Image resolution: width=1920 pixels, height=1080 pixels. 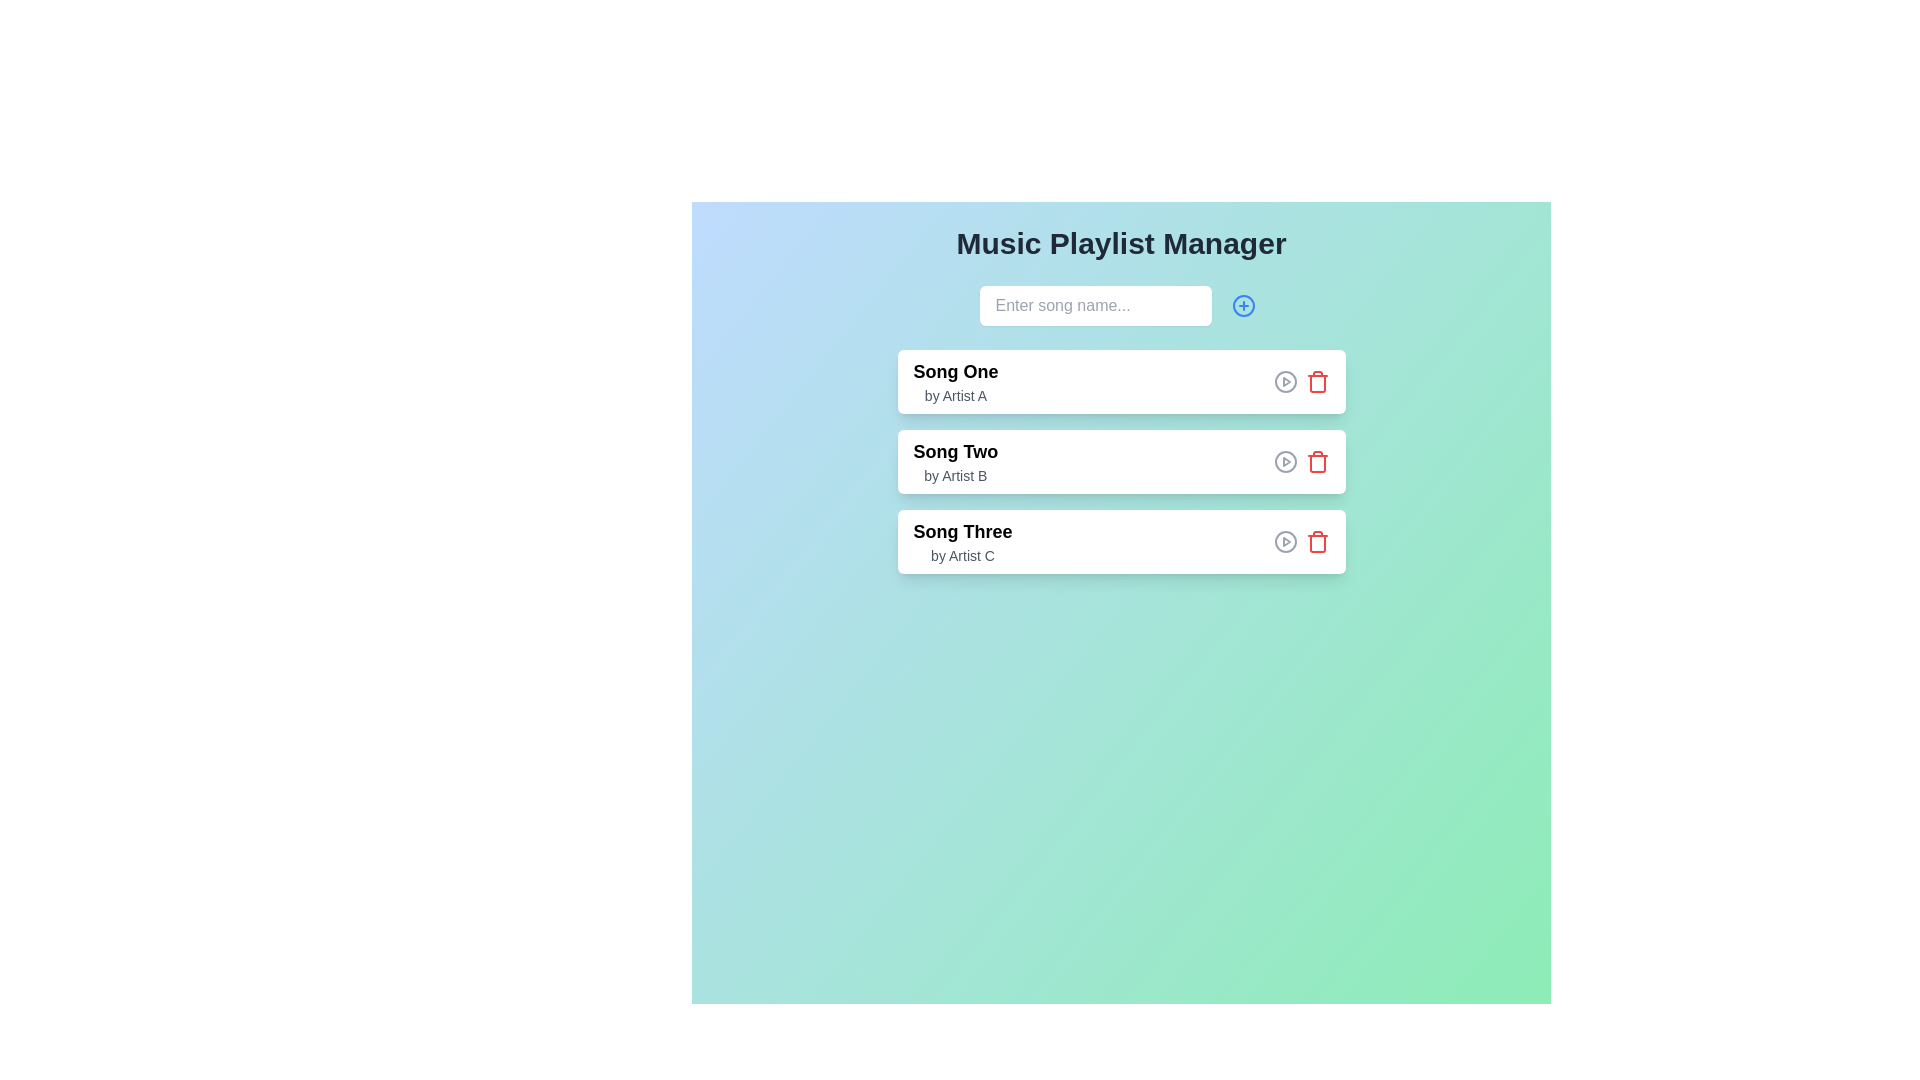 I want to click on the text label that titles the first song in the playlist, located at the top of the vertical list structure, so click(x=954, y=371).